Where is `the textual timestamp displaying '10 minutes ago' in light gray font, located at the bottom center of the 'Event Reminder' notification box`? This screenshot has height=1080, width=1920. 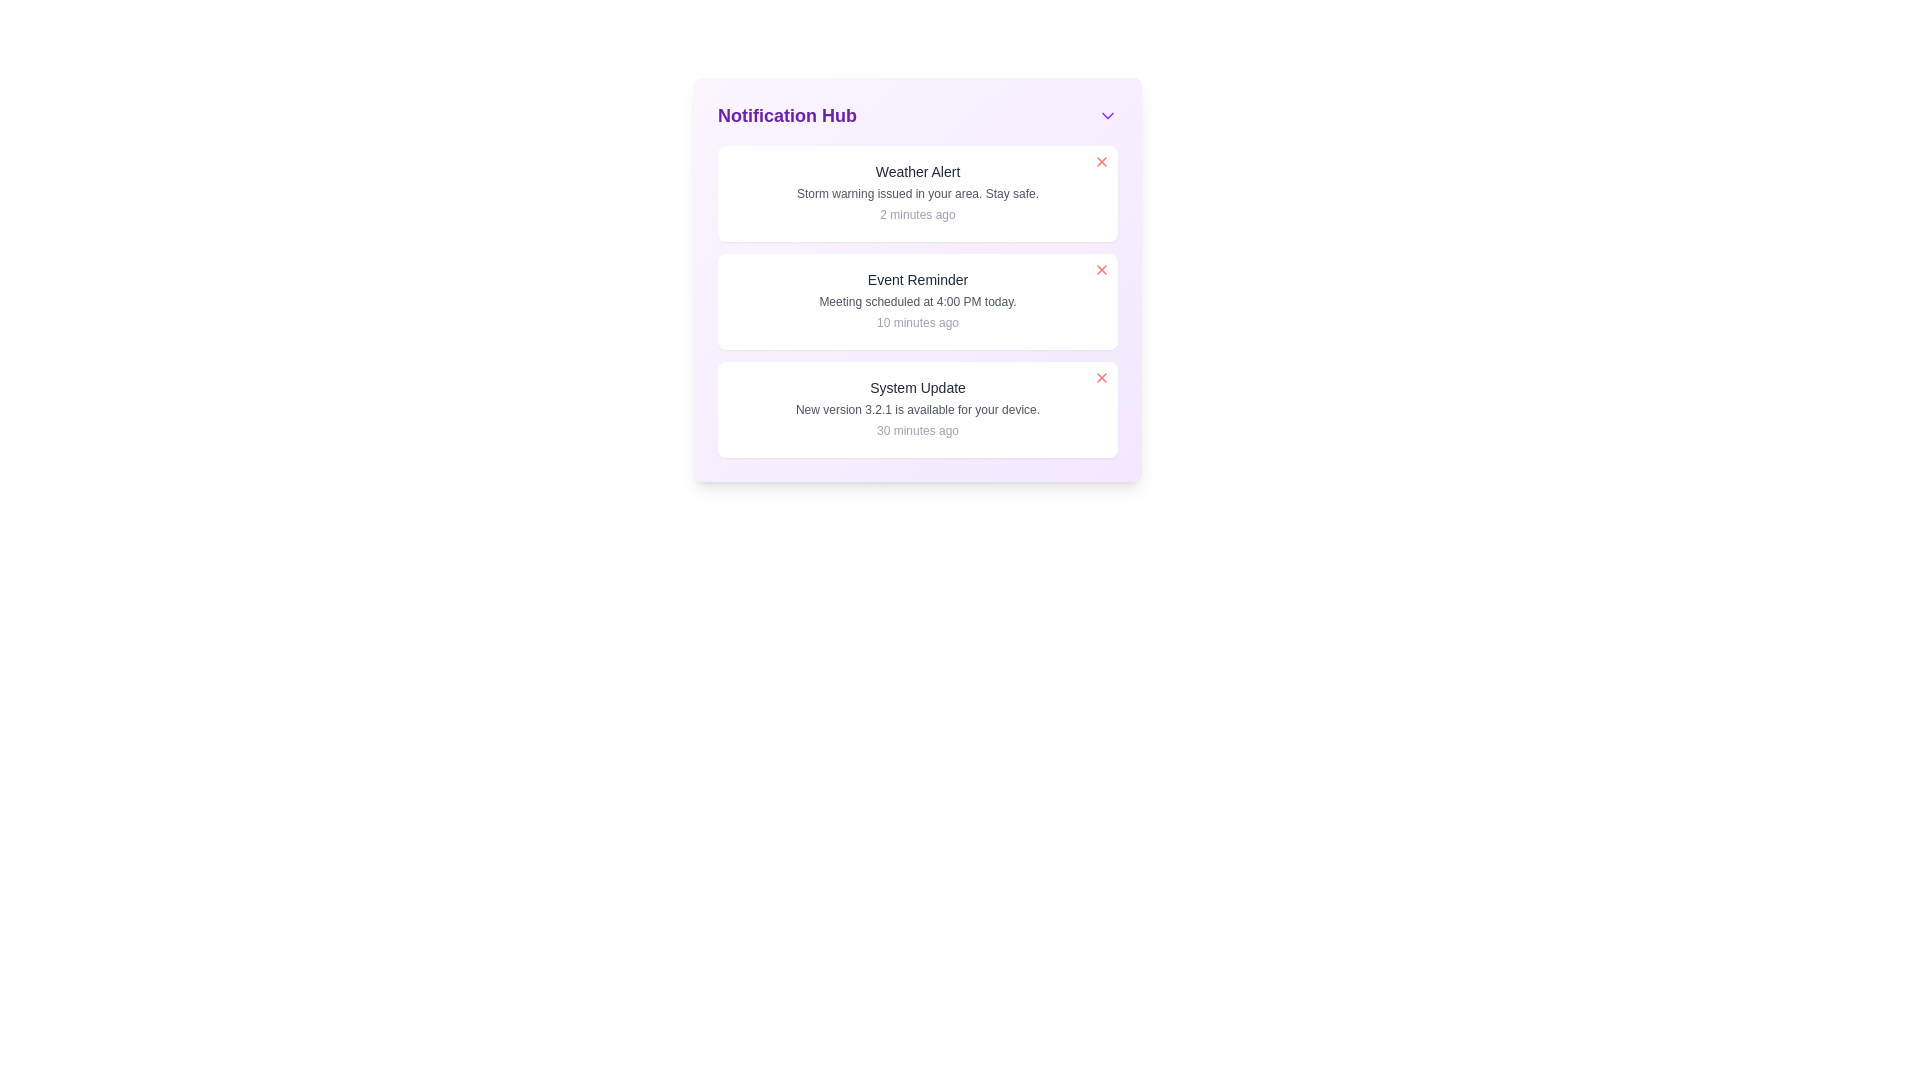
the textual timestamp displaying '10 minutes ago' in light gray font, located at the bottom center of the 'Event Reminder' notification box is located at coordinates (916, 322).